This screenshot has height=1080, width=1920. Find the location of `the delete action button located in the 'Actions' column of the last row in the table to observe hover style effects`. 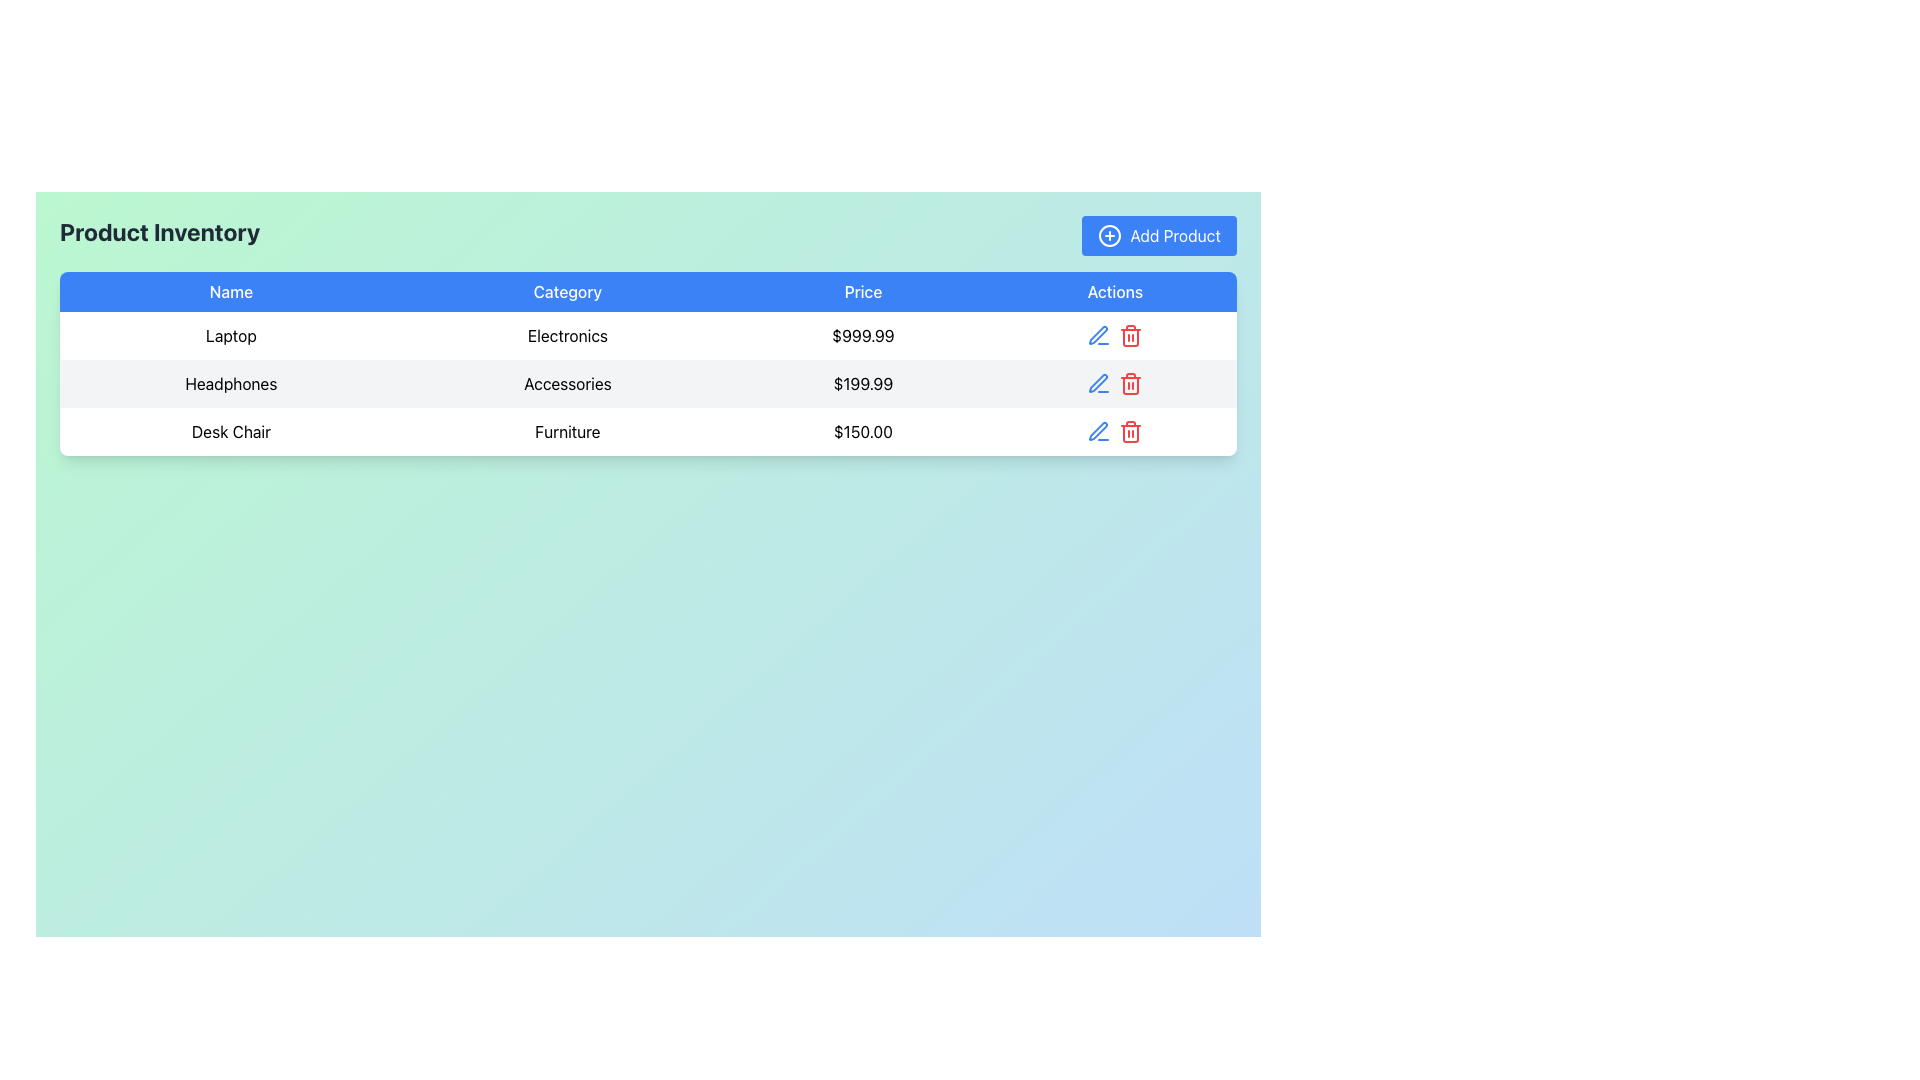

the delete action button located in the 'Actions' column of the last row in the table to observe hover style effects is located at coordinates (1131, 431).